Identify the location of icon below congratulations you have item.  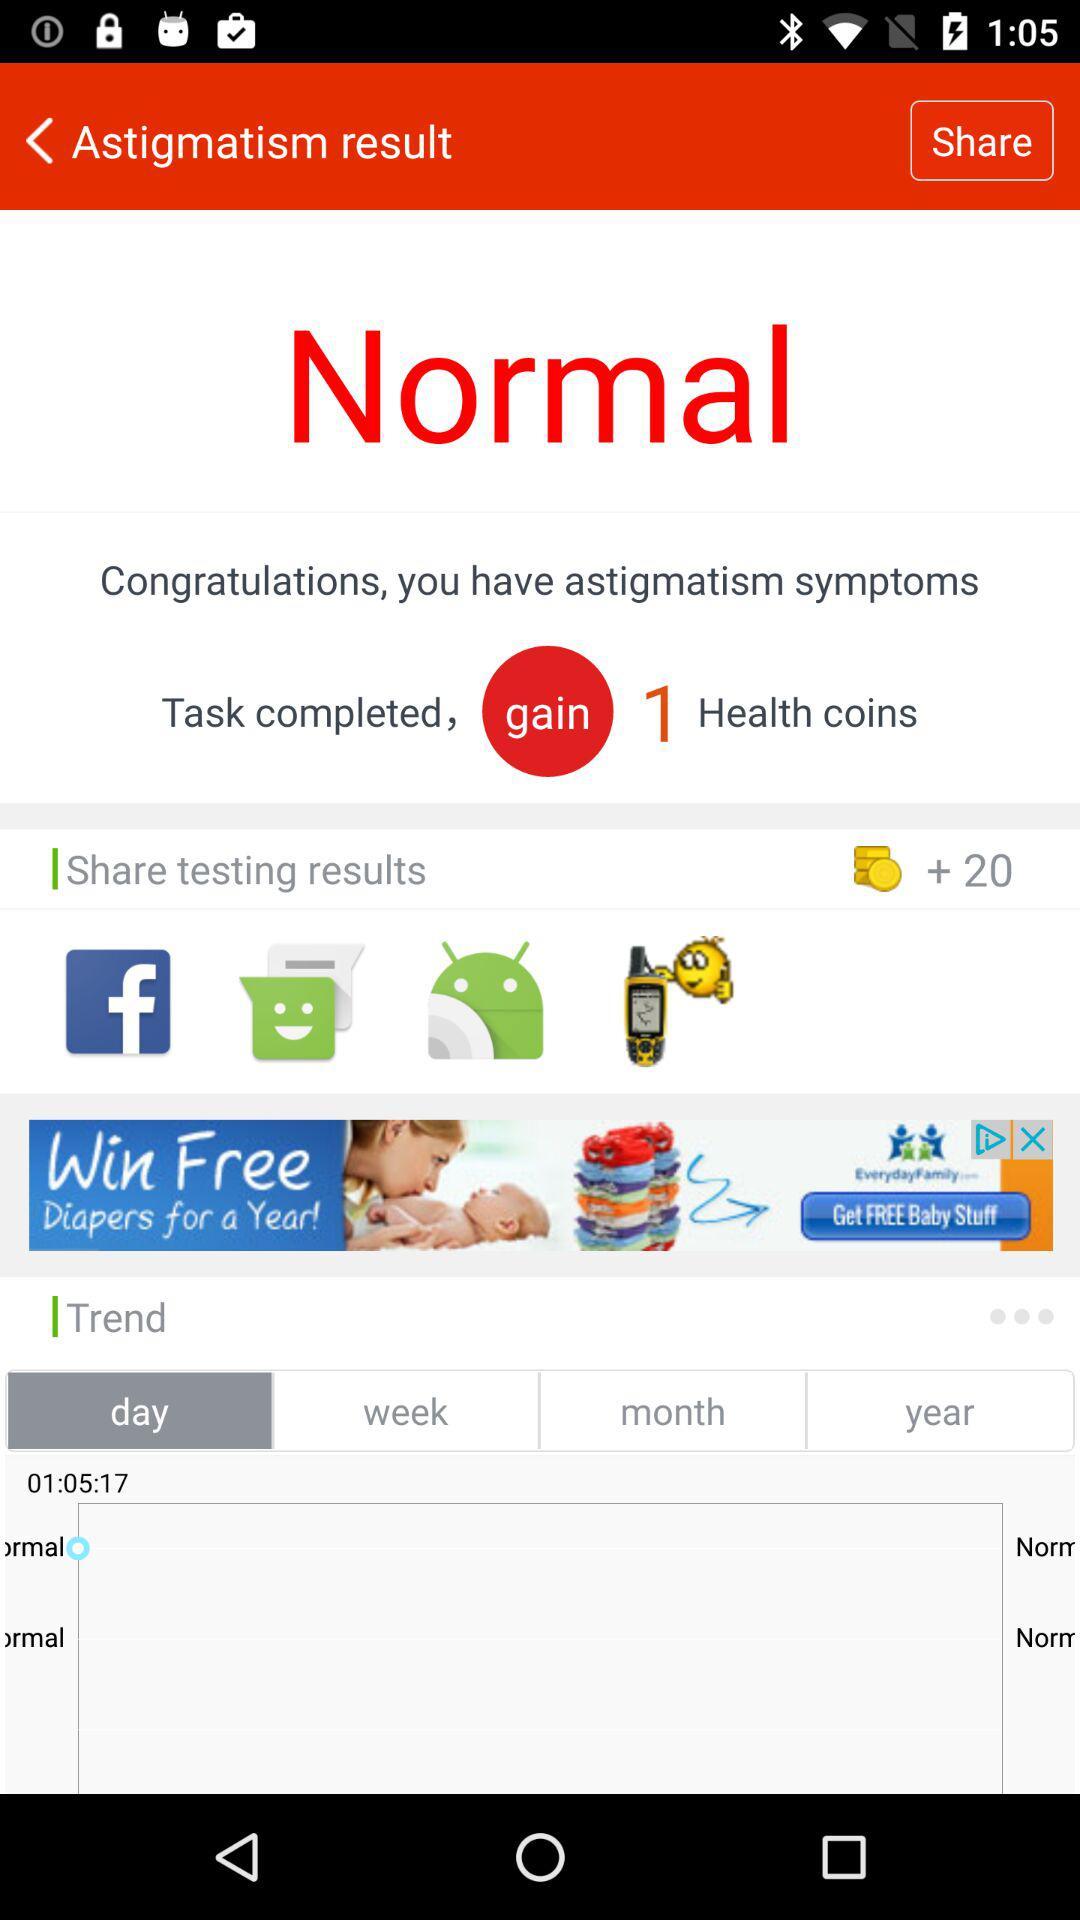
(547, 711).